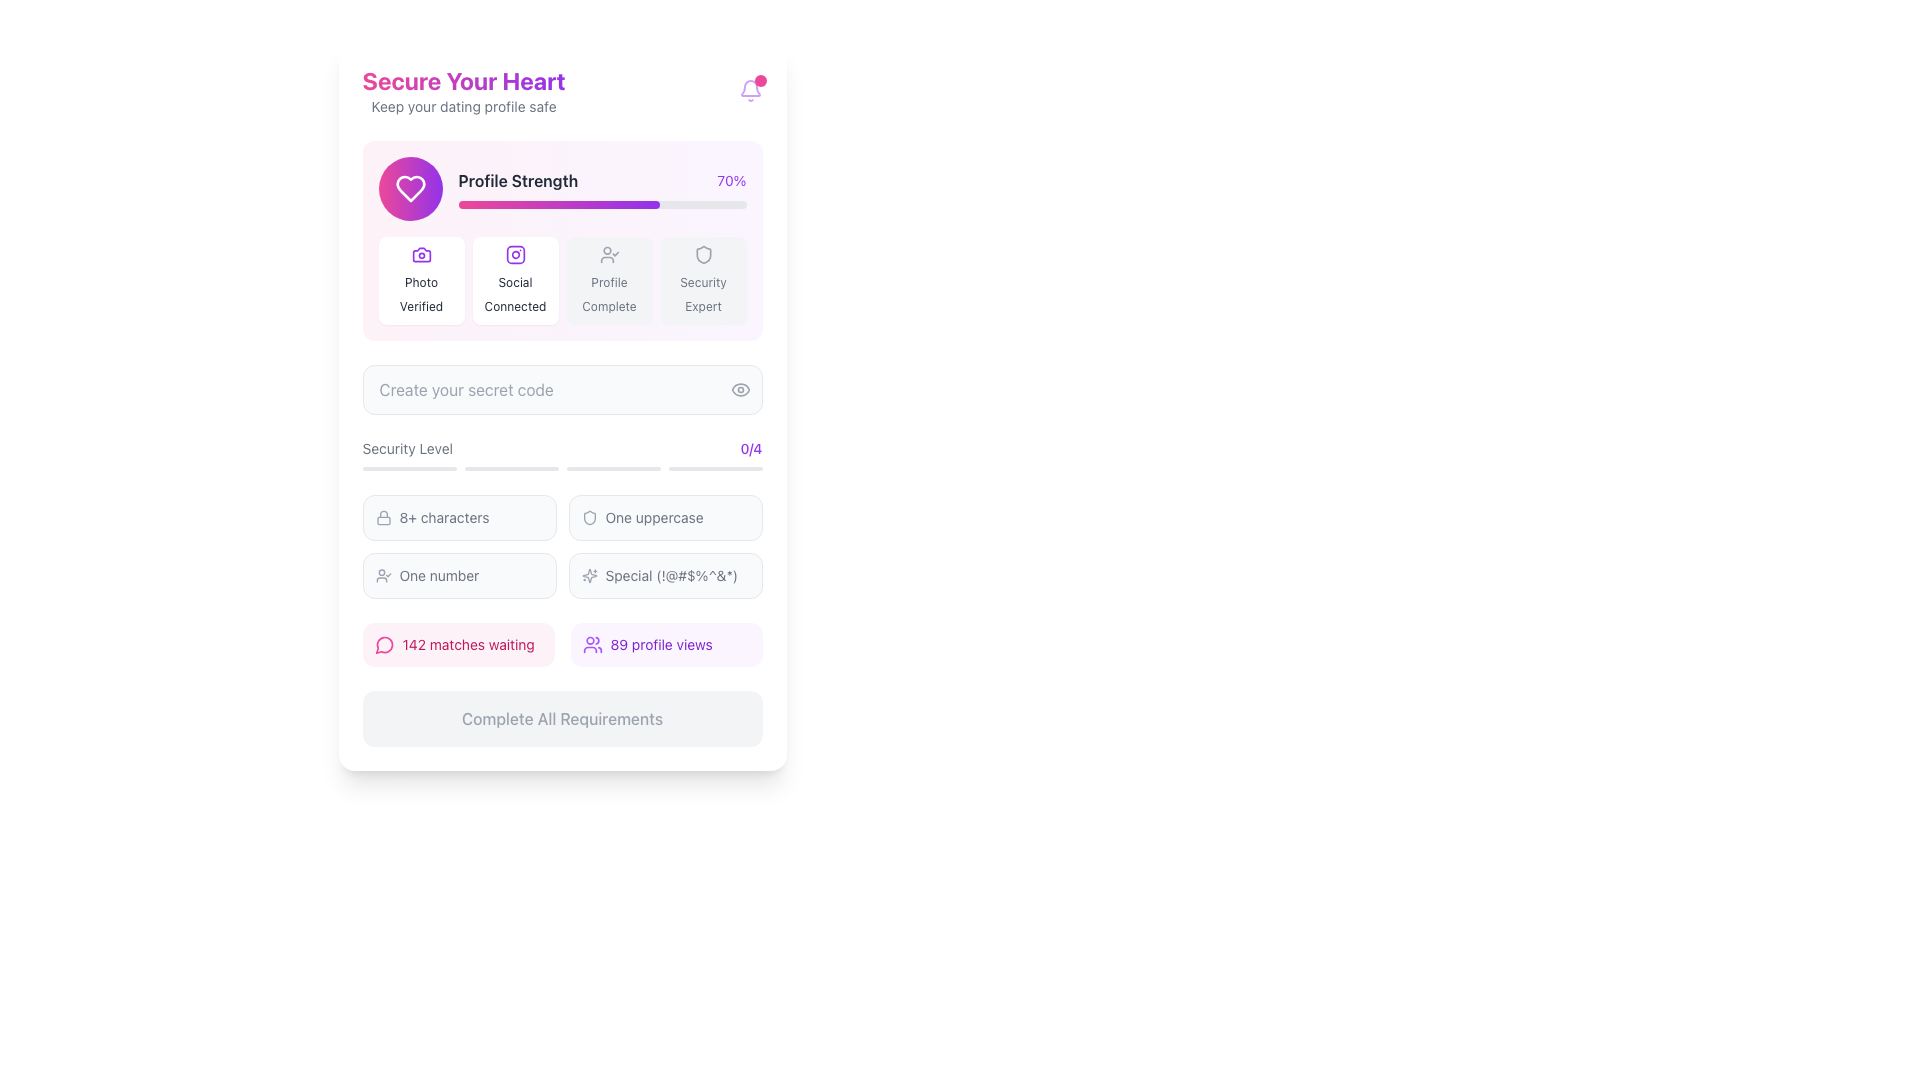 The image size is (1920, 1080). Describe the element at coordinates (739, 389) in the screenshot. I see `the eye icon located to the right of the password input field labeled 'Create your secret code'` at that location.